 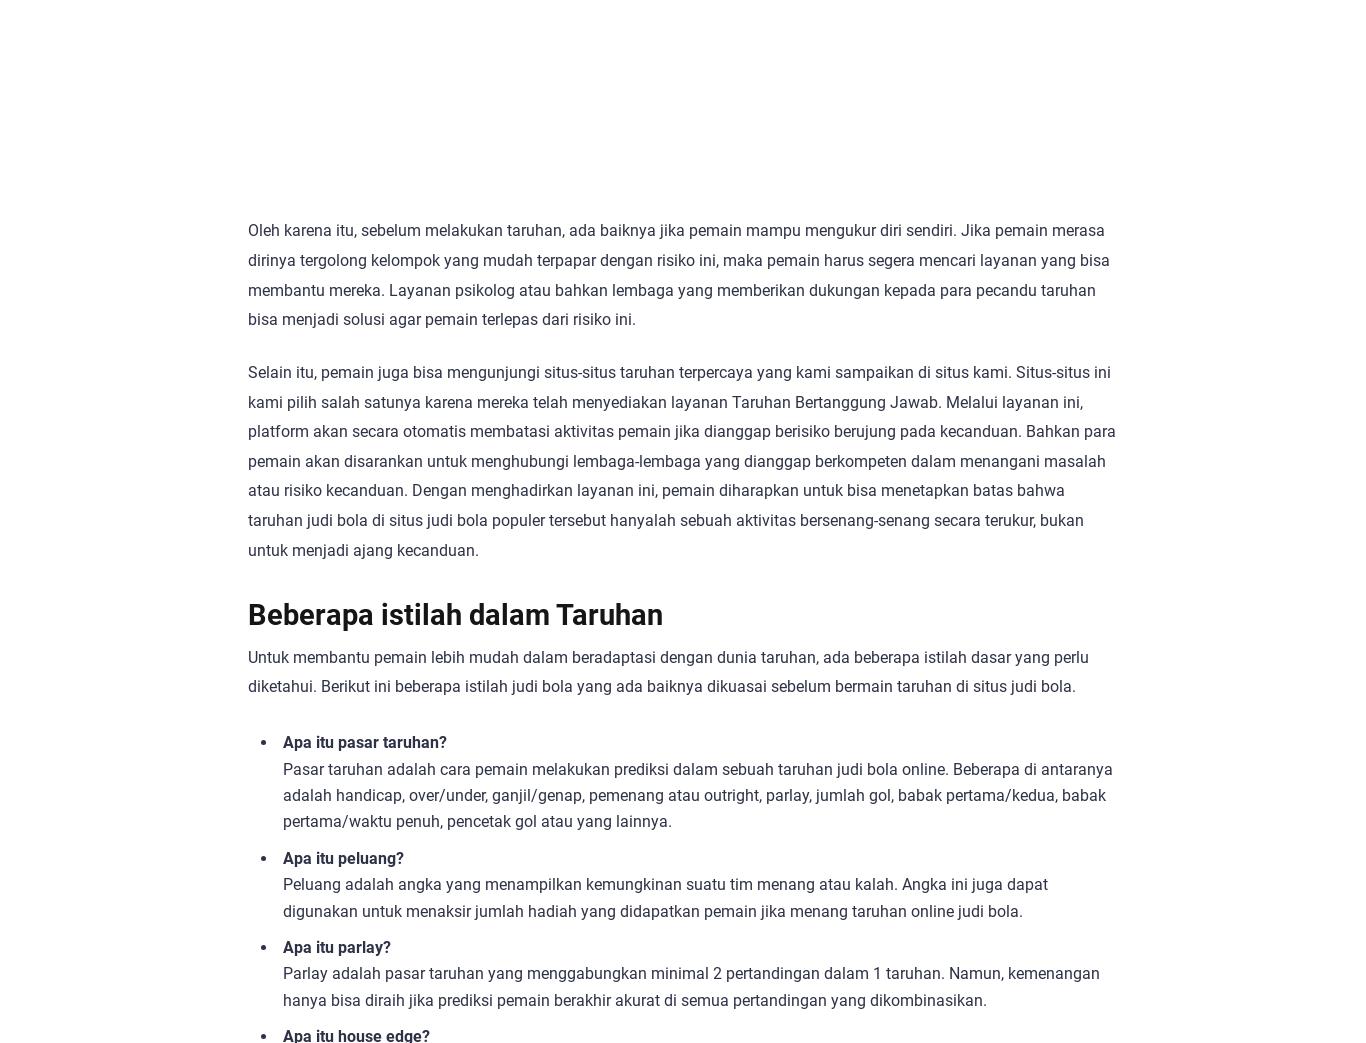 I want to click on 'Apa itu peluang?', so click(x=342, y=857).